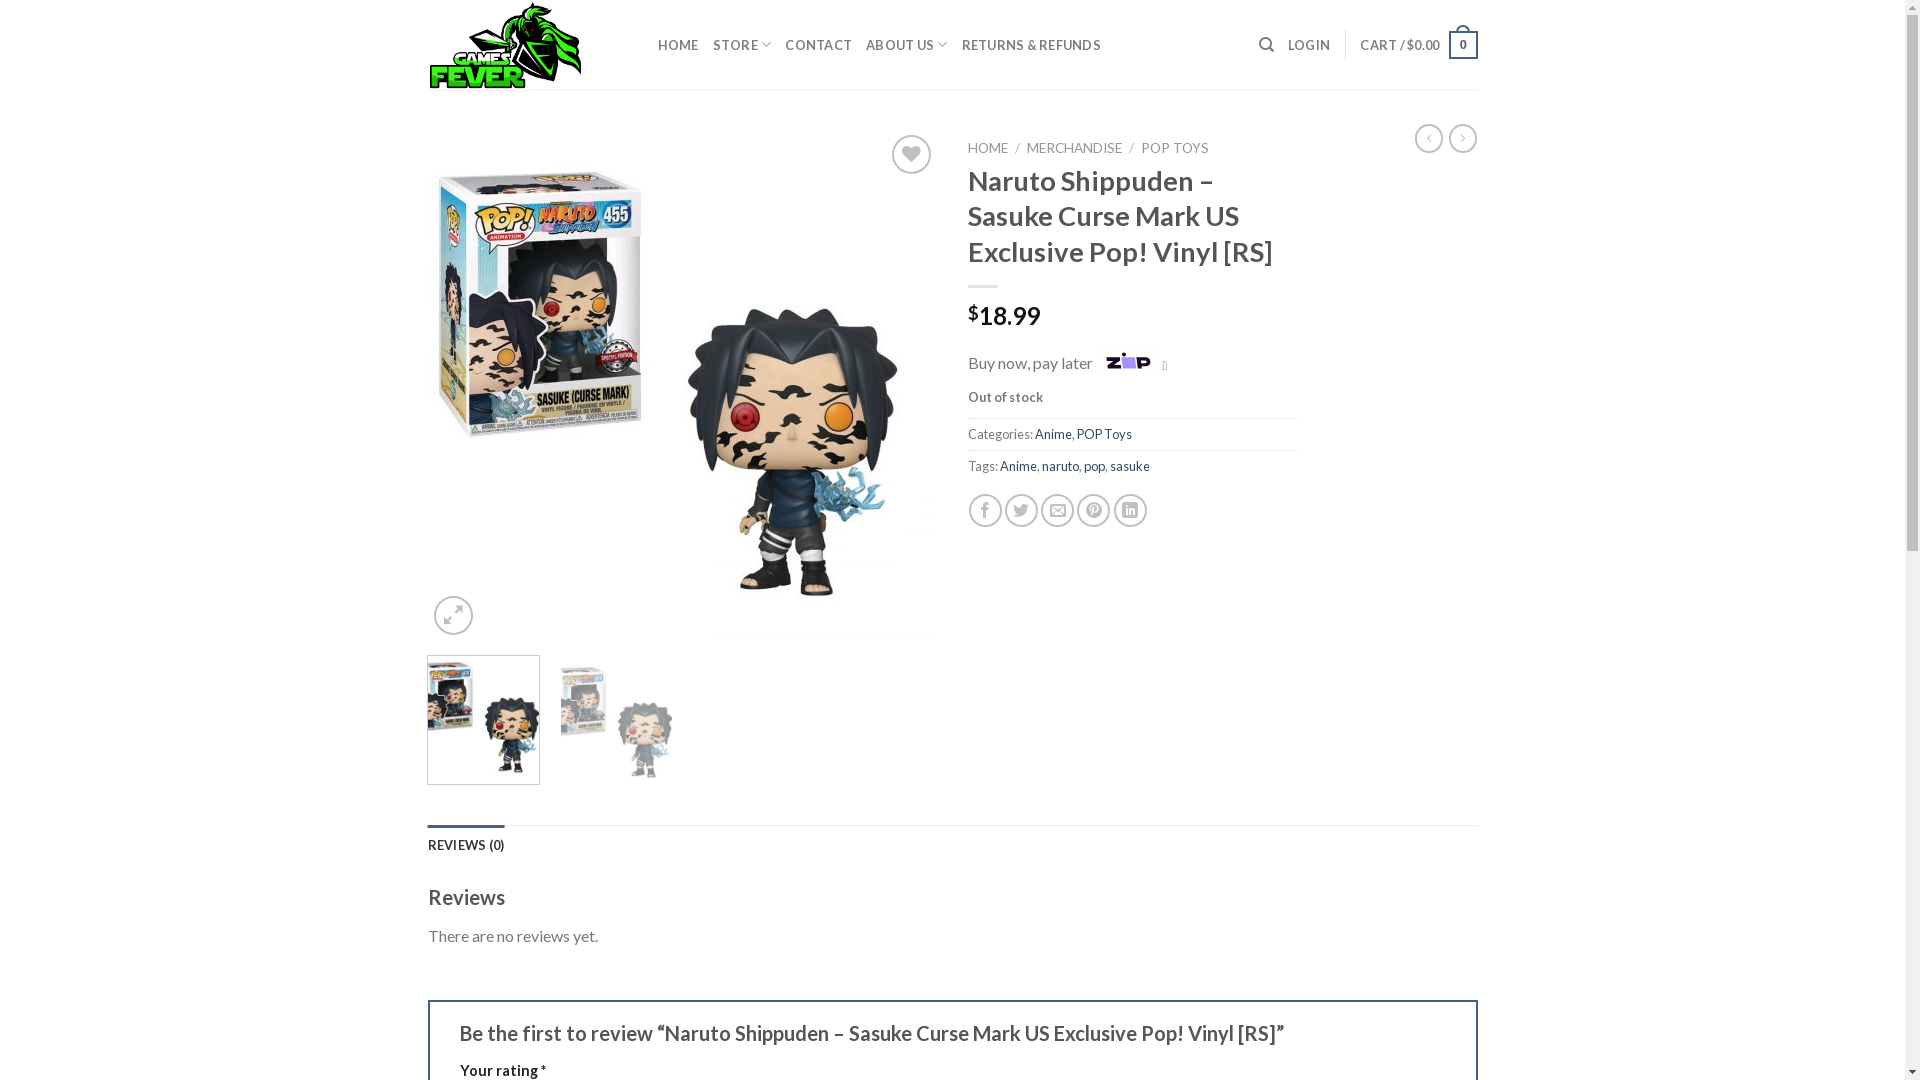 The image size is (1920, 1080). I want to click on 'Zoom', so click(452, 614).